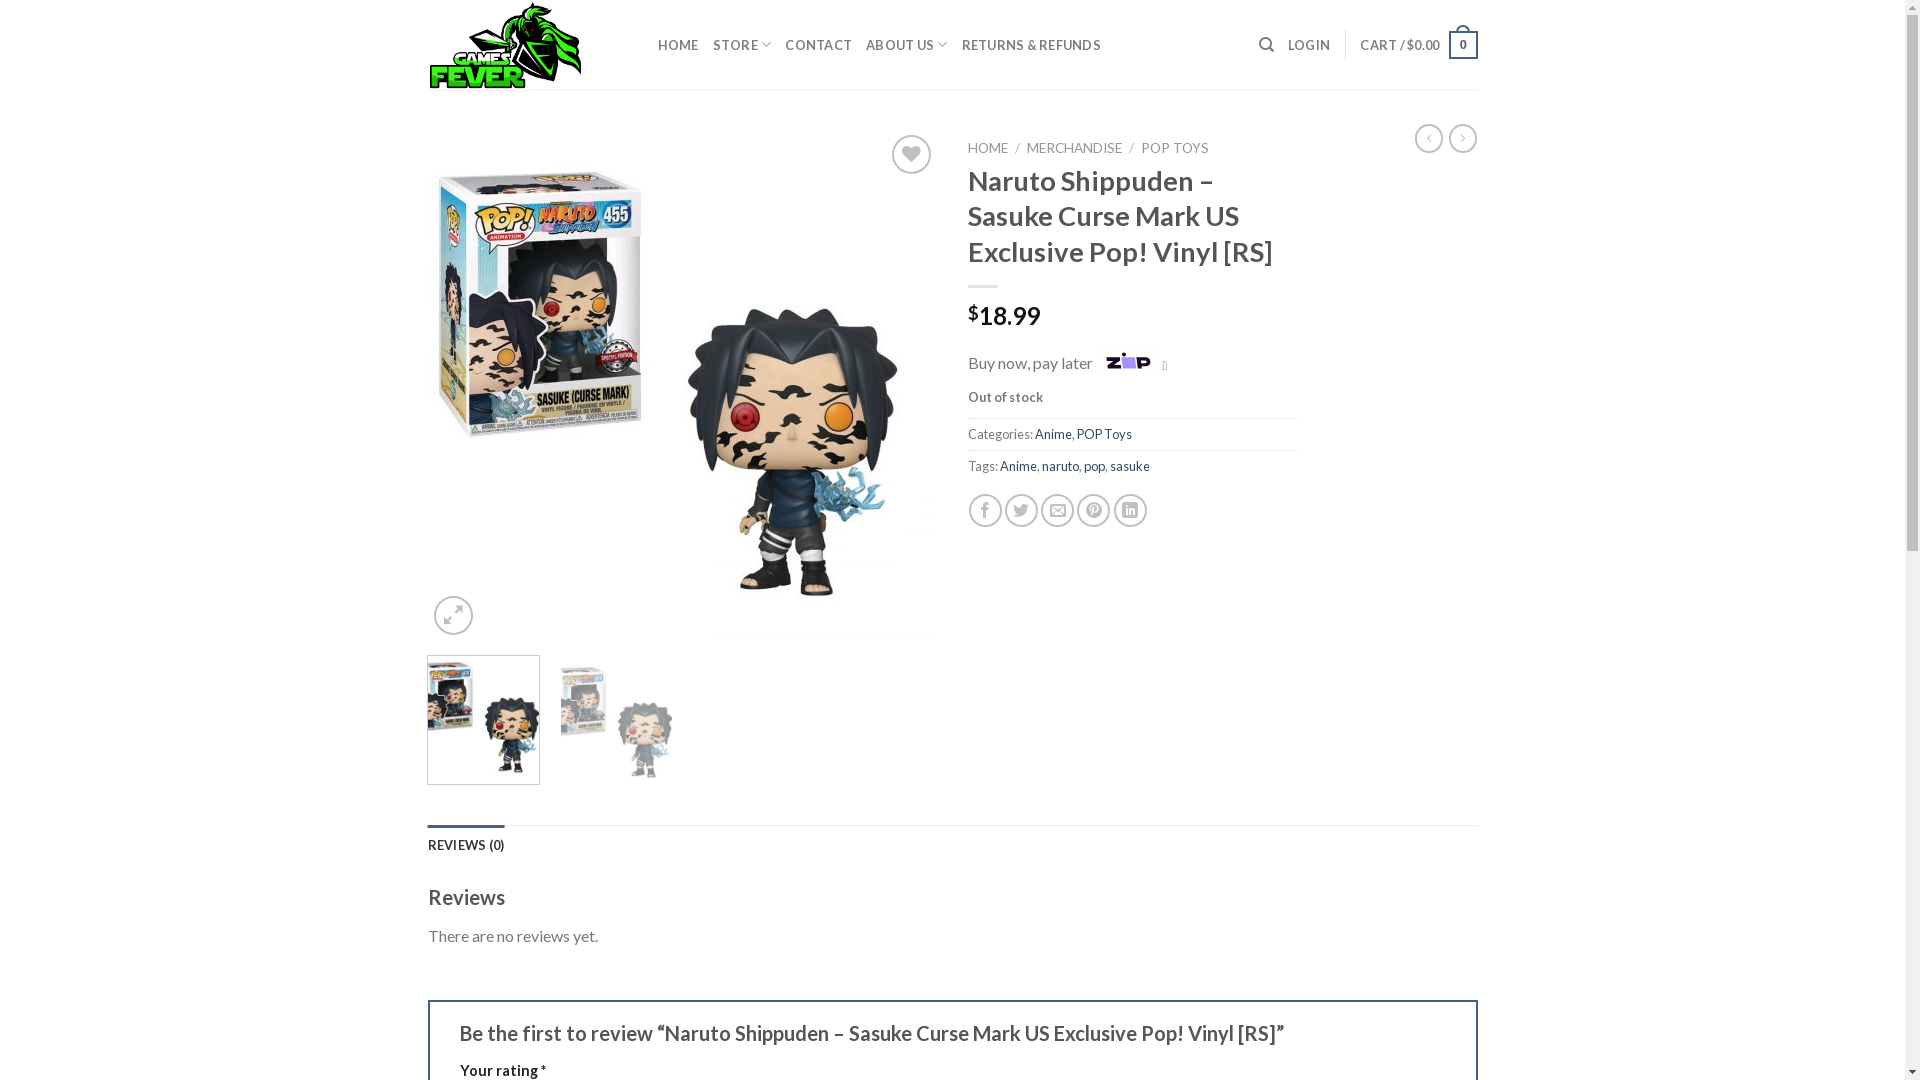 The image size is (1920, 1080). I want to click on 'Zoom', so click(452, 614).